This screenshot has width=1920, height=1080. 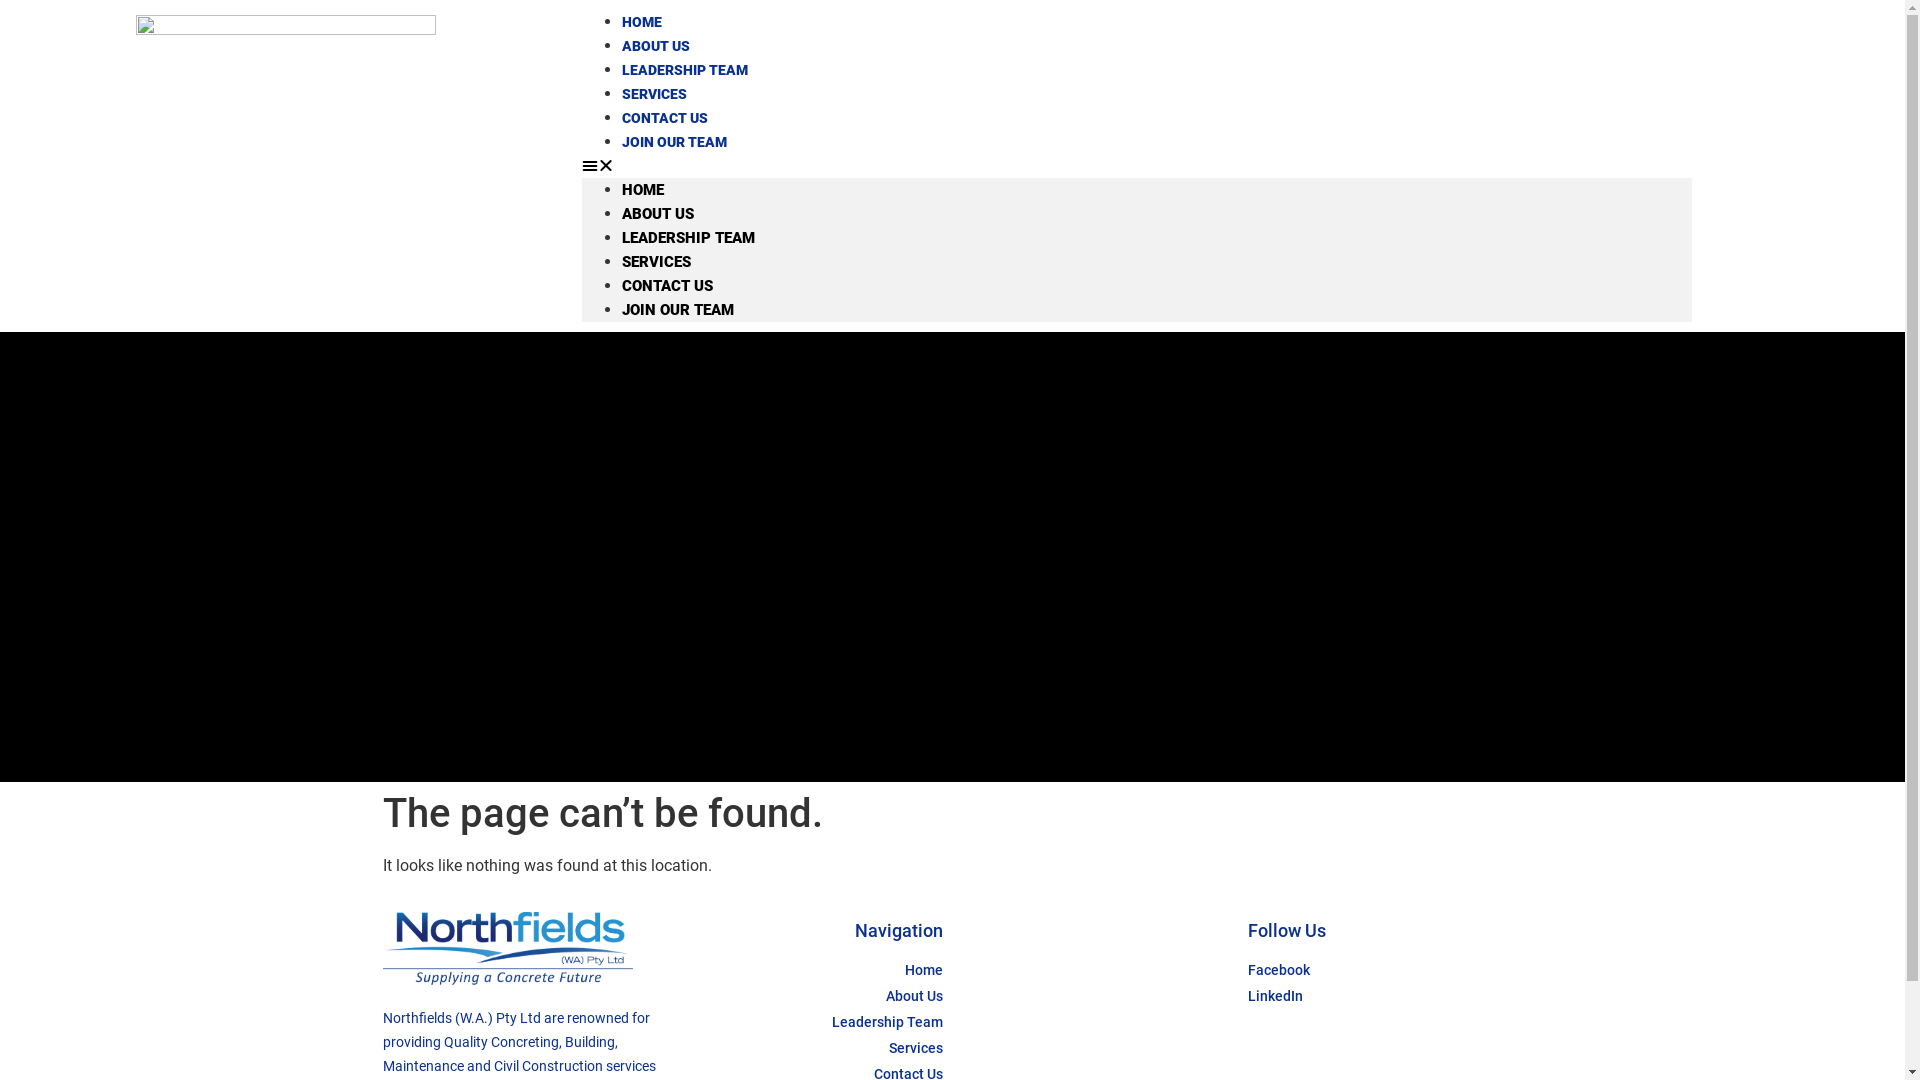 I want to click on 'HOME', so click(x=643, y=189).